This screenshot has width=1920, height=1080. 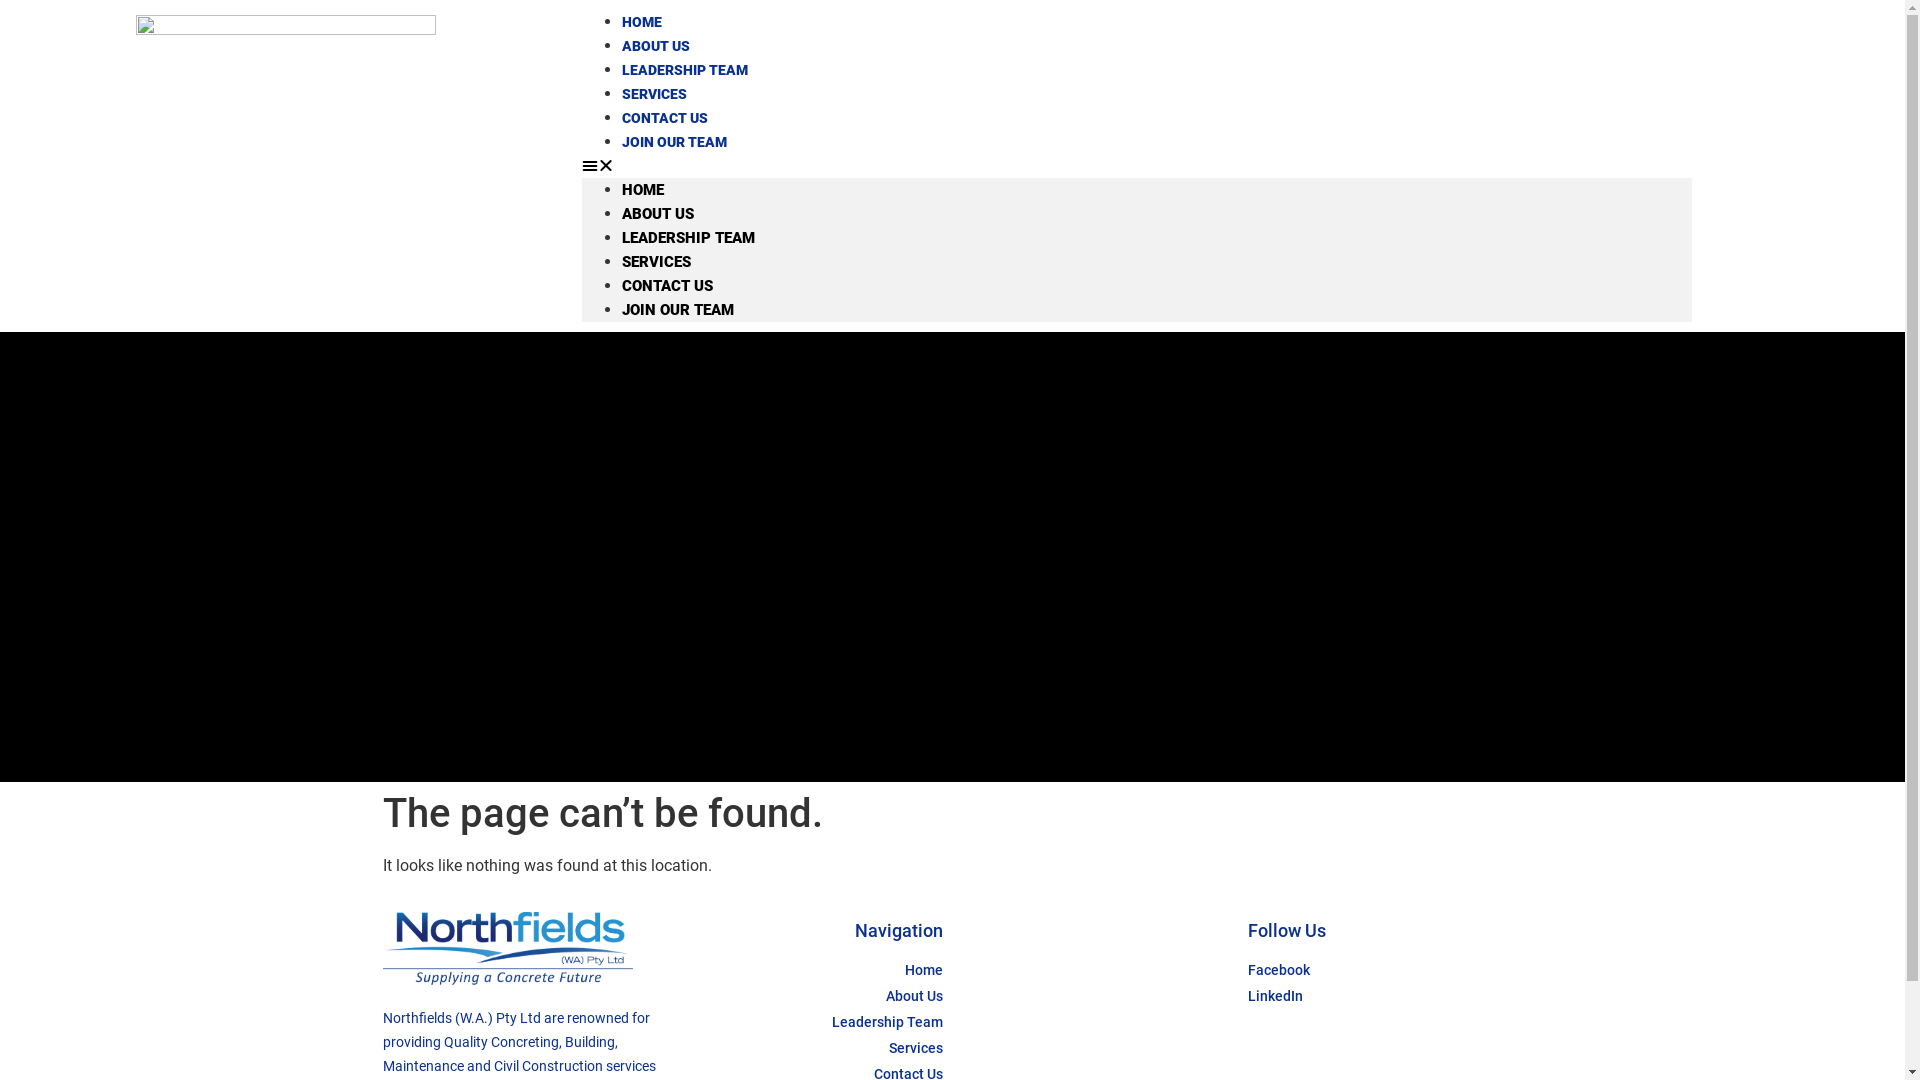 I want to click on 'HOME', so click(x=643, y=189).